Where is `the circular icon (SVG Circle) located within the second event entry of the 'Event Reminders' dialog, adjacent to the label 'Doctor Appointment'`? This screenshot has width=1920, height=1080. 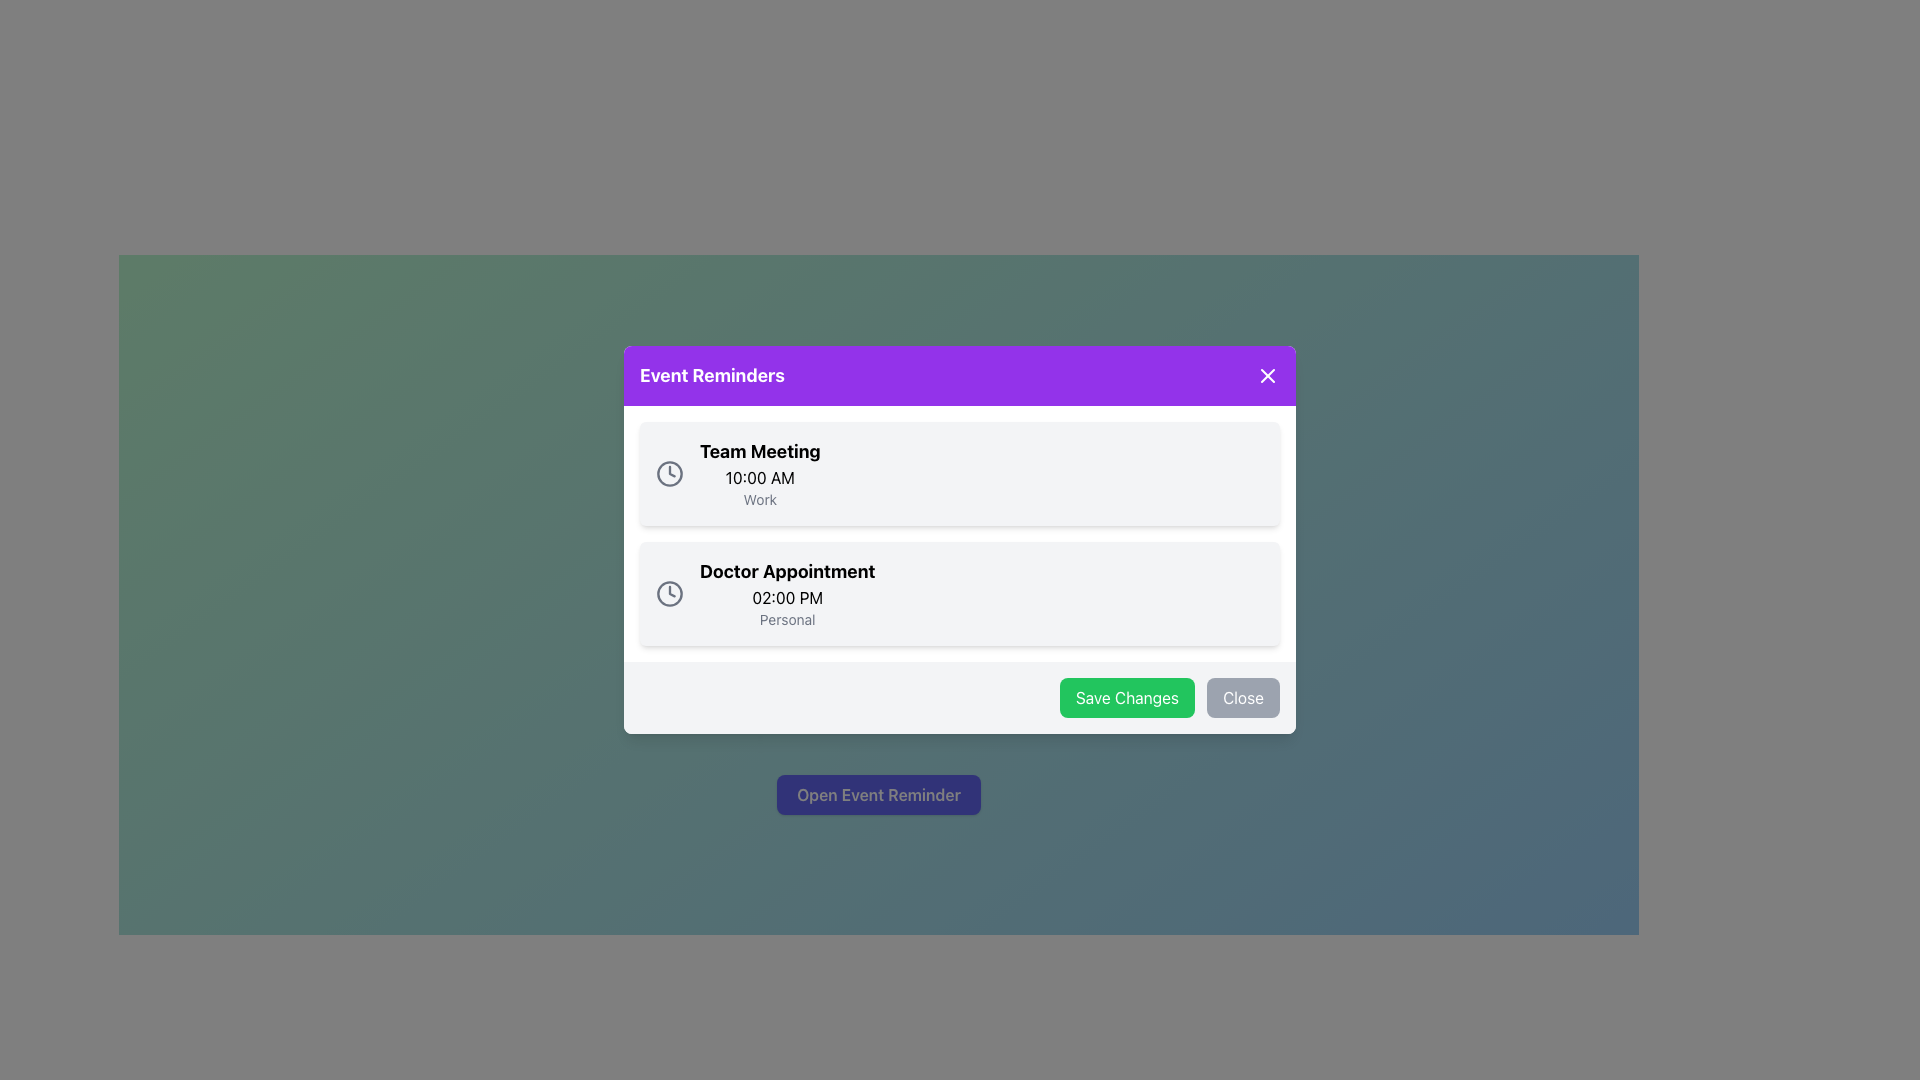 the circular icon (SVG Circle) located within the second event entry of the 'Event Reminders' dialog, adjacent to the label 'Doctor Appointment' is located at coordinates (670, 474).